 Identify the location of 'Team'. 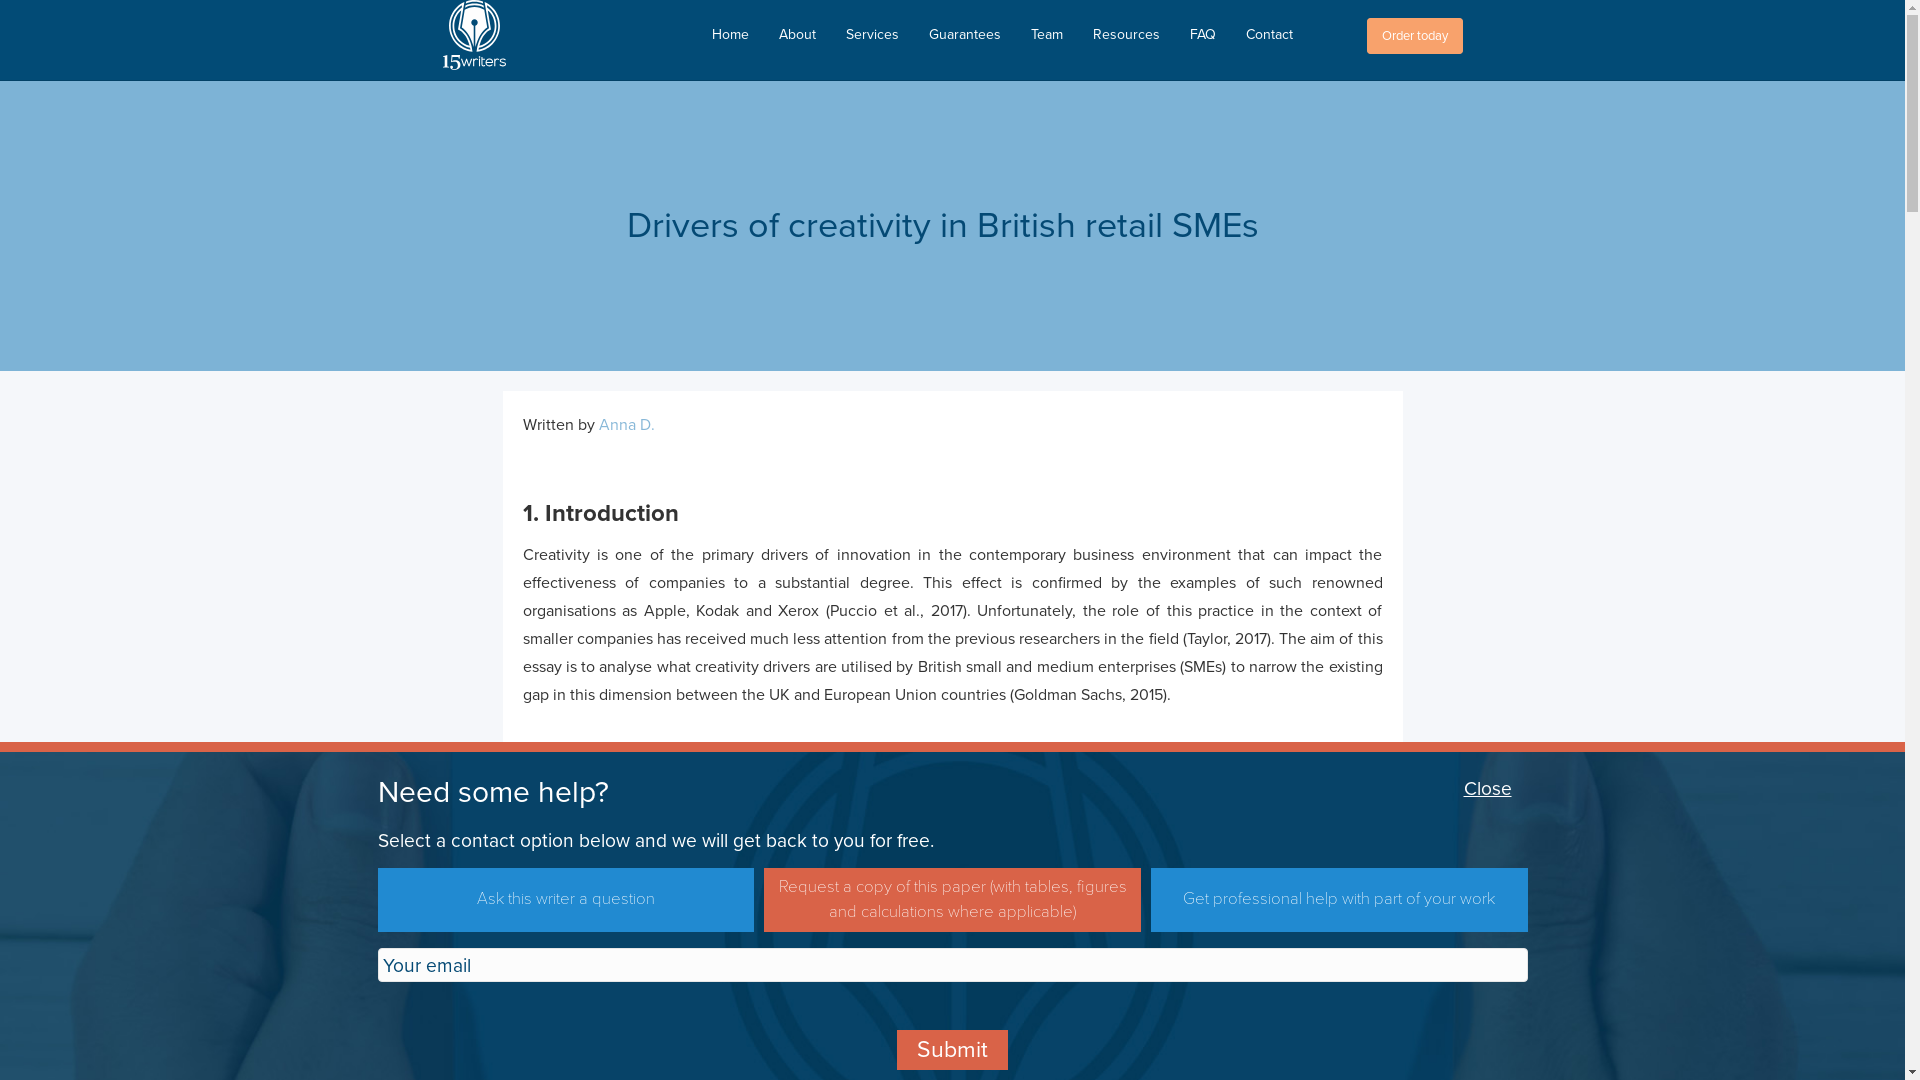
(1045, 34).